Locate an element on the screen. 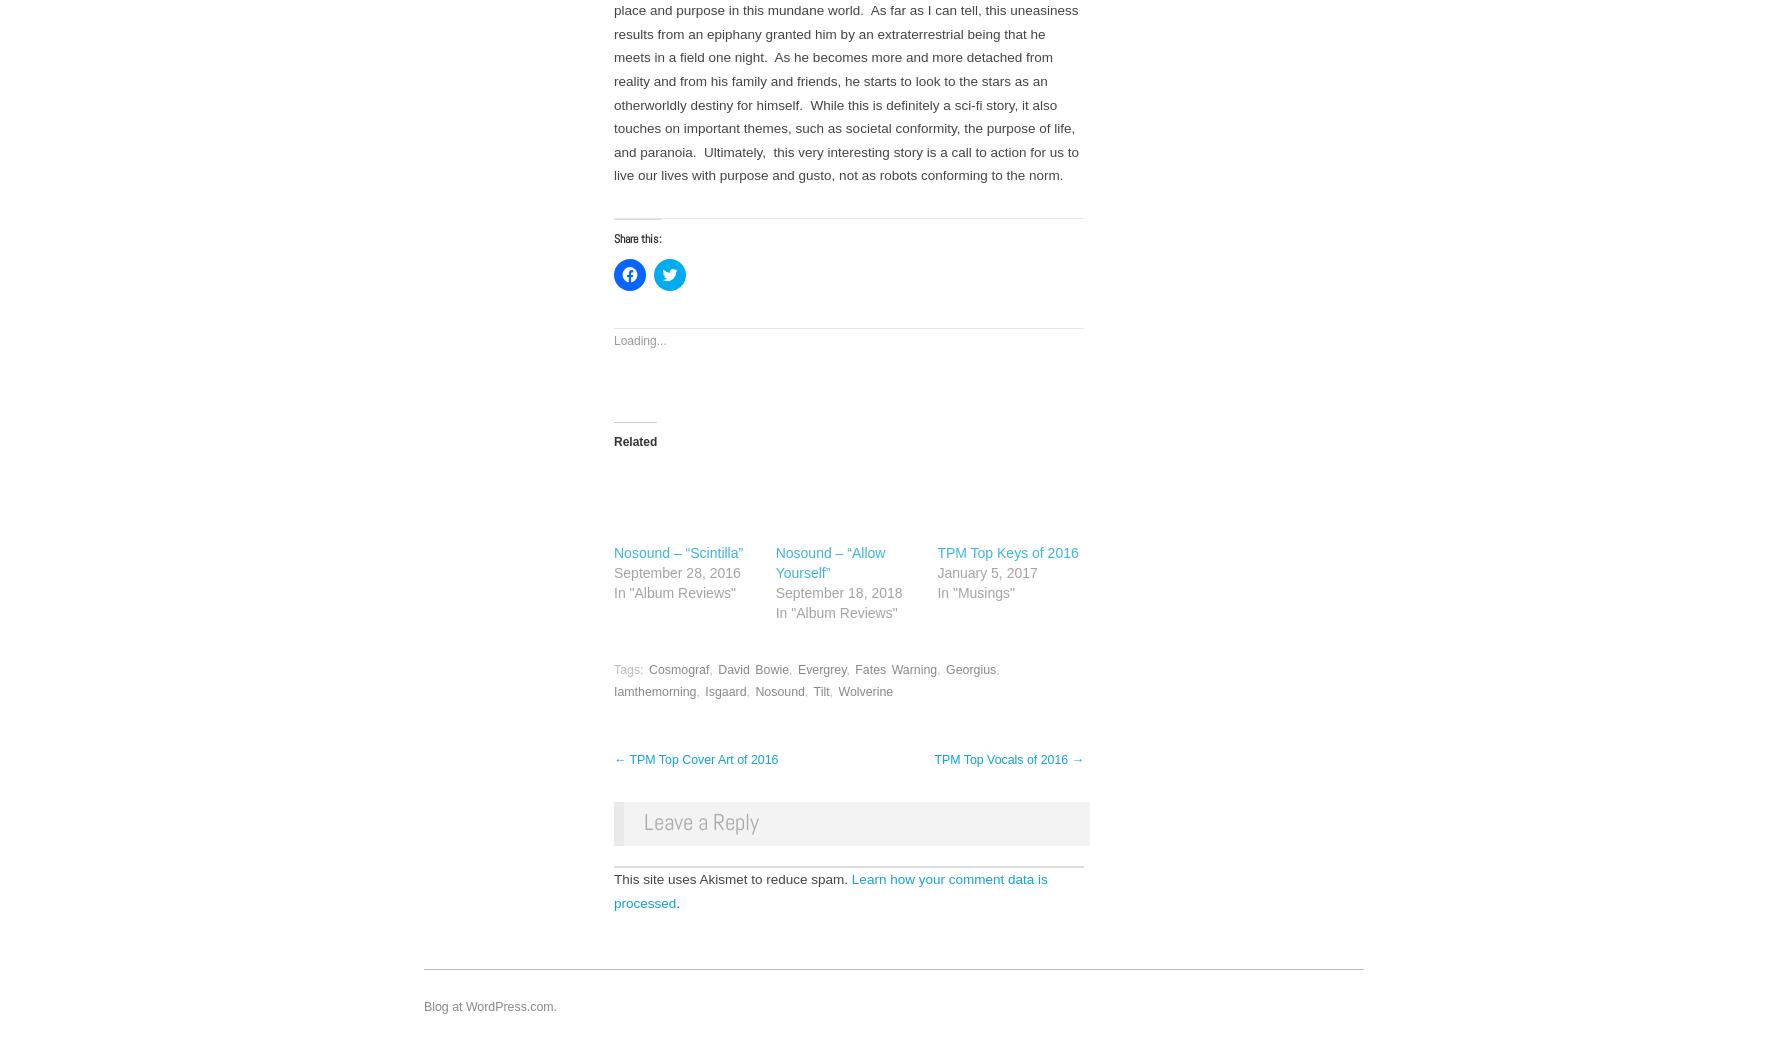 This screenshot has height=1048, width=1788. 'Iamthemorning' is located at coordinates (654, 691).